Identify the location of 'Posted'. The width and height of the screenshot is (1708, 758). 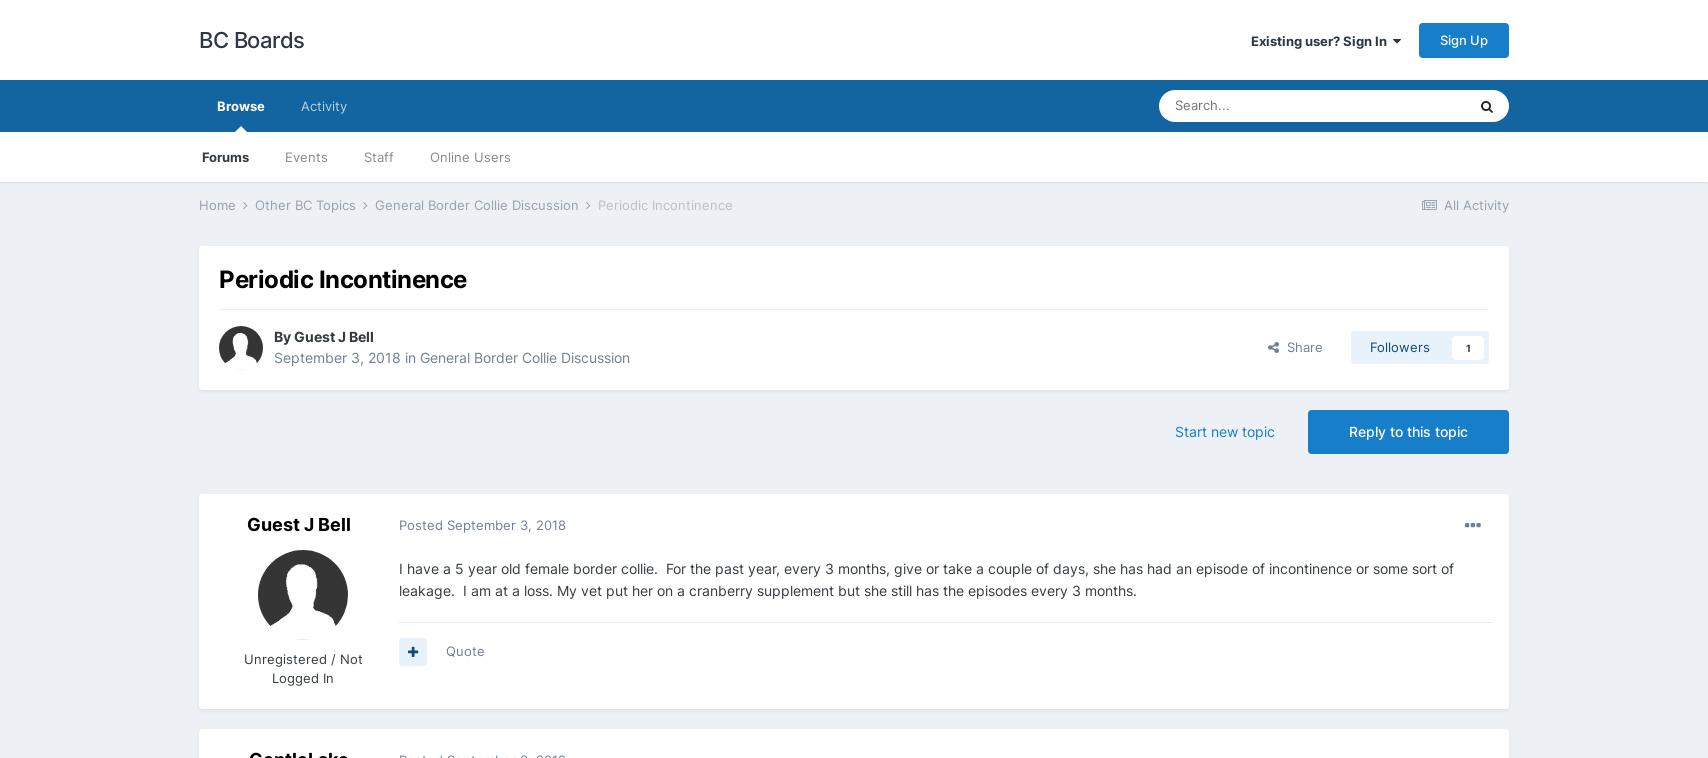
(423, 523).